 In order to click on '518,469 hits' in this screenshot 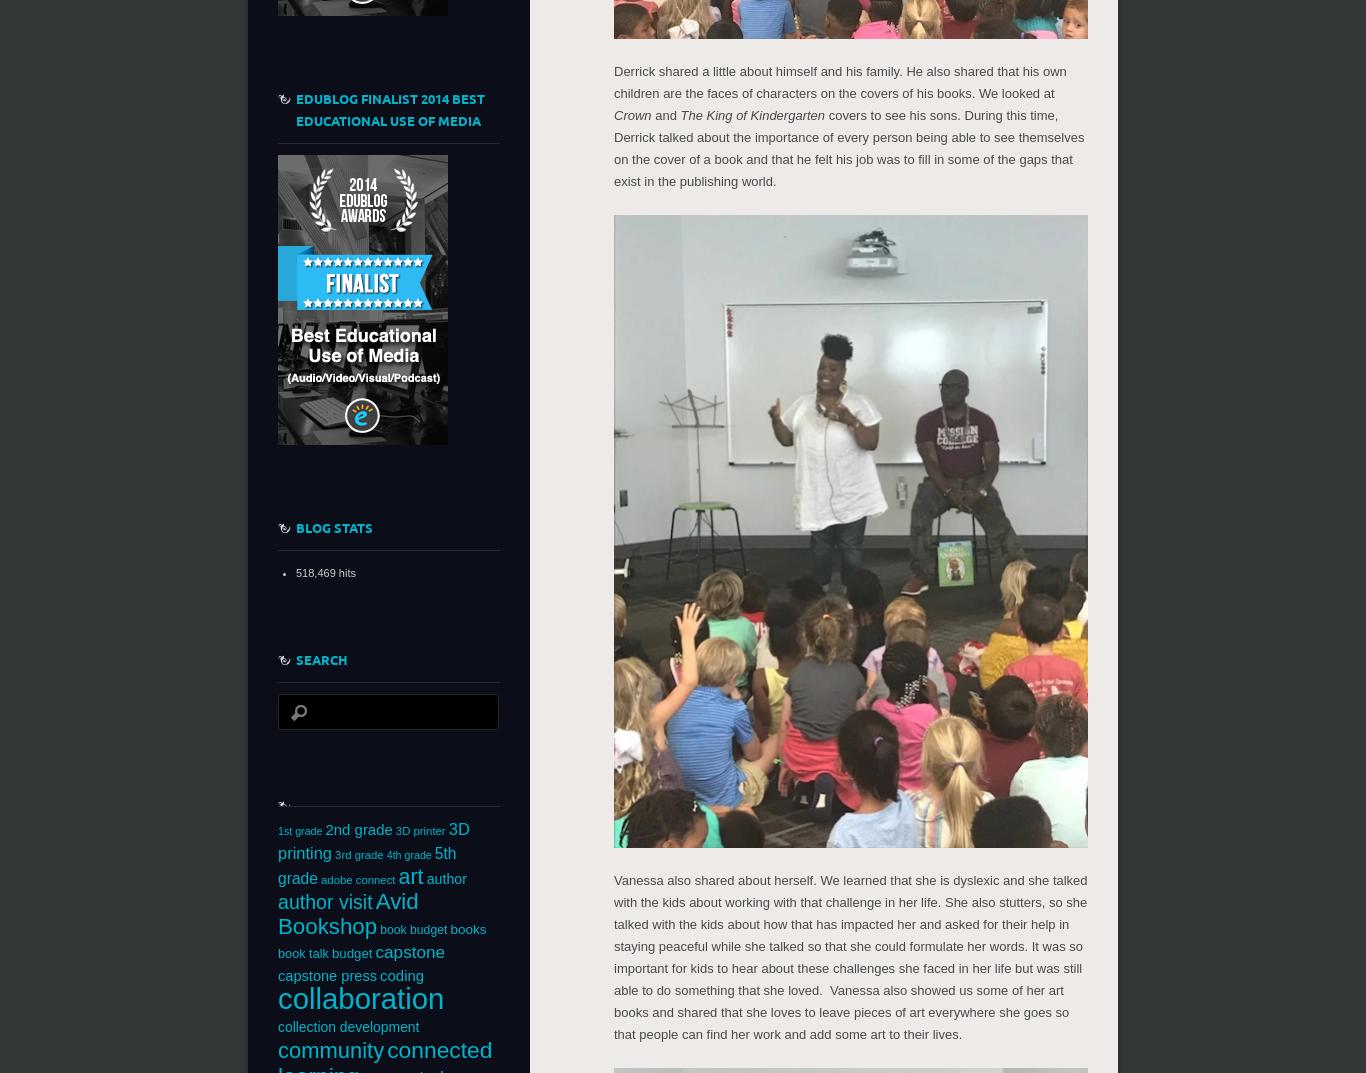, I will do `click(325, 572)`.